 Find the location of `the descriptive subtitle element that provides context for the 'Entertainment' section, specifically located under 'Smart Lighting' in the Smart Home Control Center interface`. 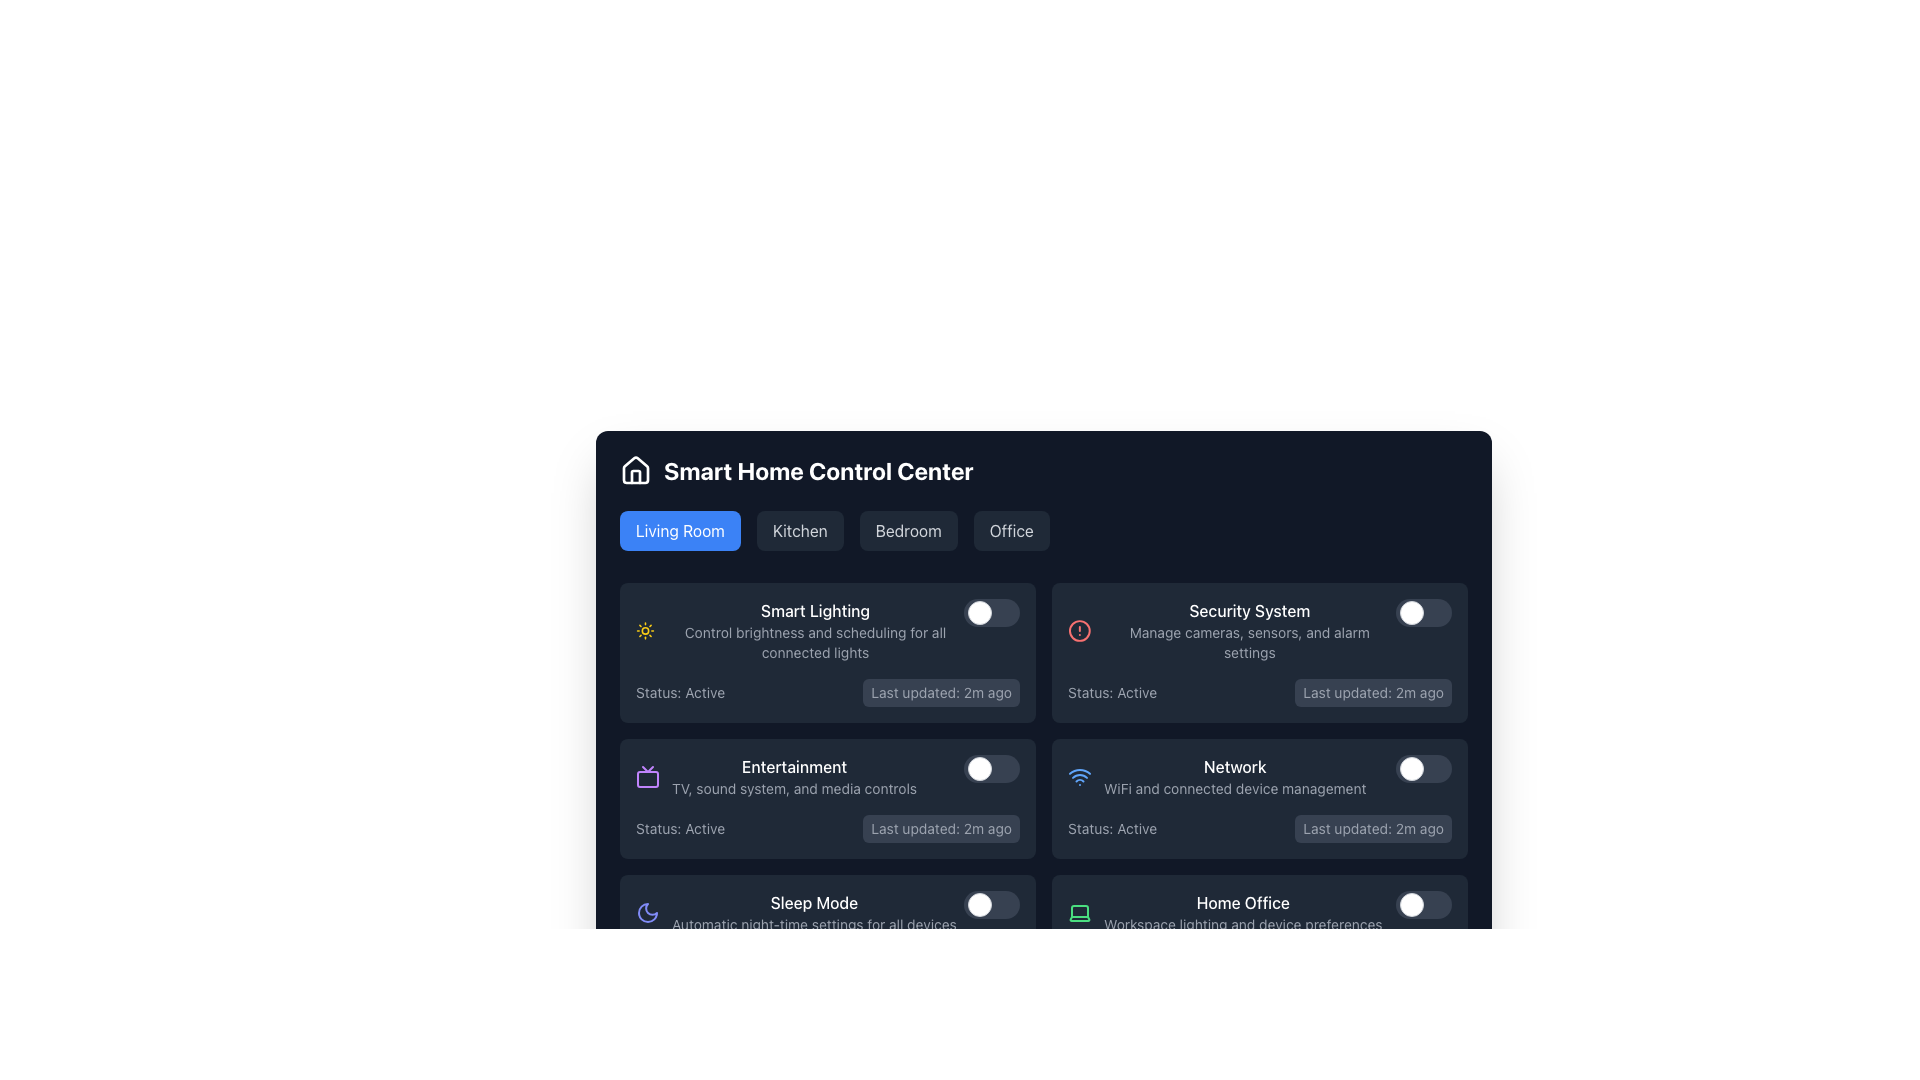

the descriptive subtitle element that provides context for the 'Entertainment' section, specifically located under 'Smart Lighting' in the Smart Home Control Center interface is located at coordinates (793, 788).